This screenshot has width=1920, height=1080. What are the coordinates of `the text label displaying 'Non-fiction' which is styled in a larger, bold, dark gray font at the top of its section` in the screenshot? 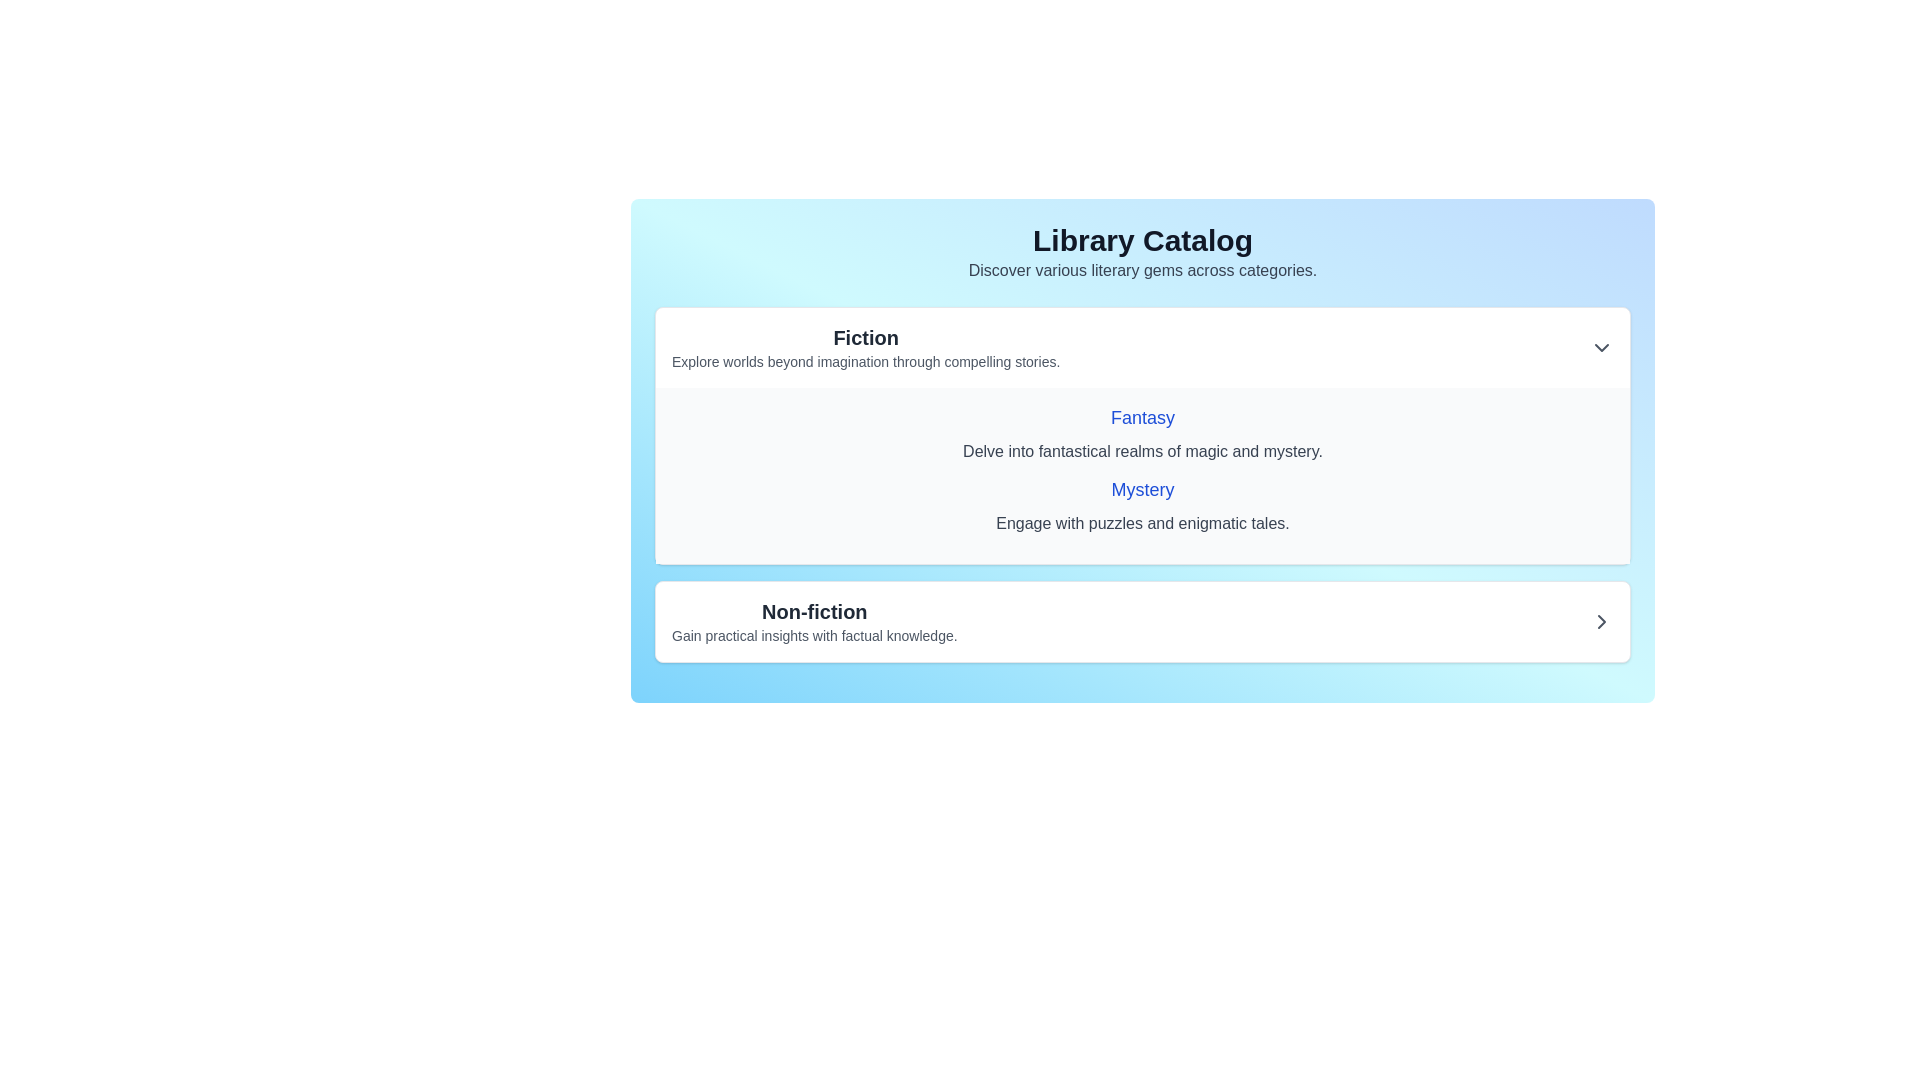 It's located at (814, 611).